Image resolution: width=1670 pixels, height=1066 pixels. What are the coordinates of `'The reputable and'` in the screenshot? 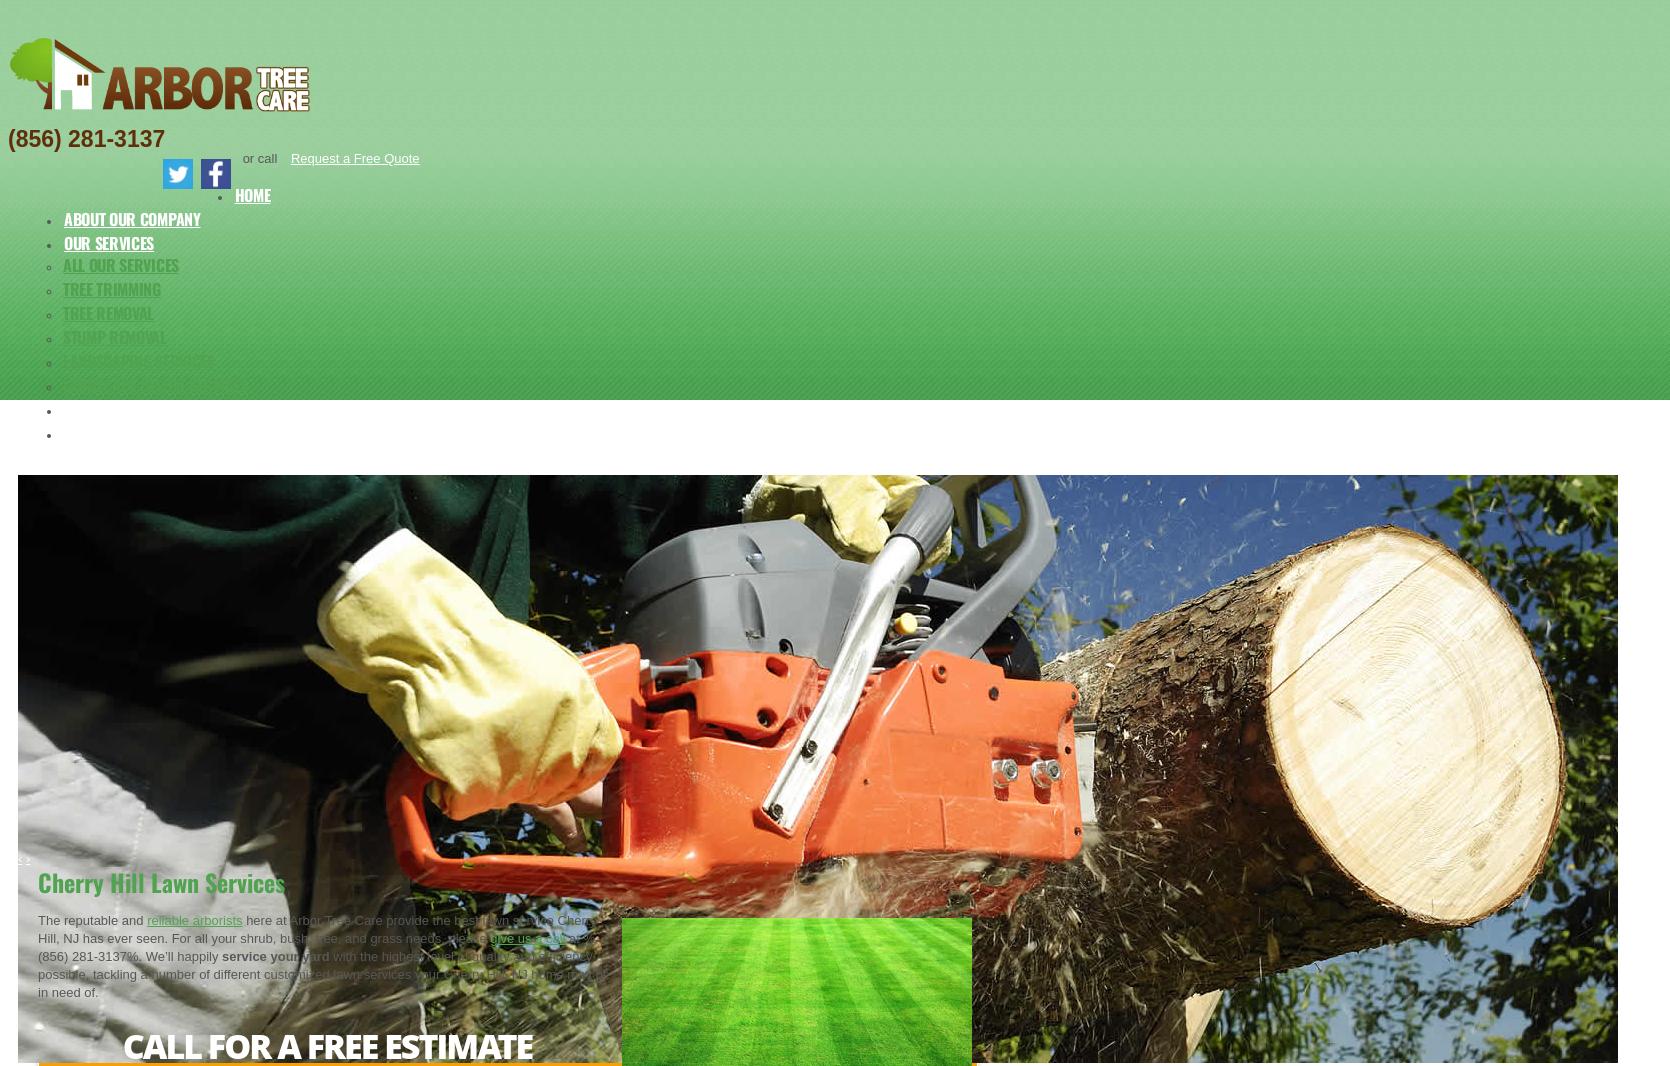 It's located at (91, 920).